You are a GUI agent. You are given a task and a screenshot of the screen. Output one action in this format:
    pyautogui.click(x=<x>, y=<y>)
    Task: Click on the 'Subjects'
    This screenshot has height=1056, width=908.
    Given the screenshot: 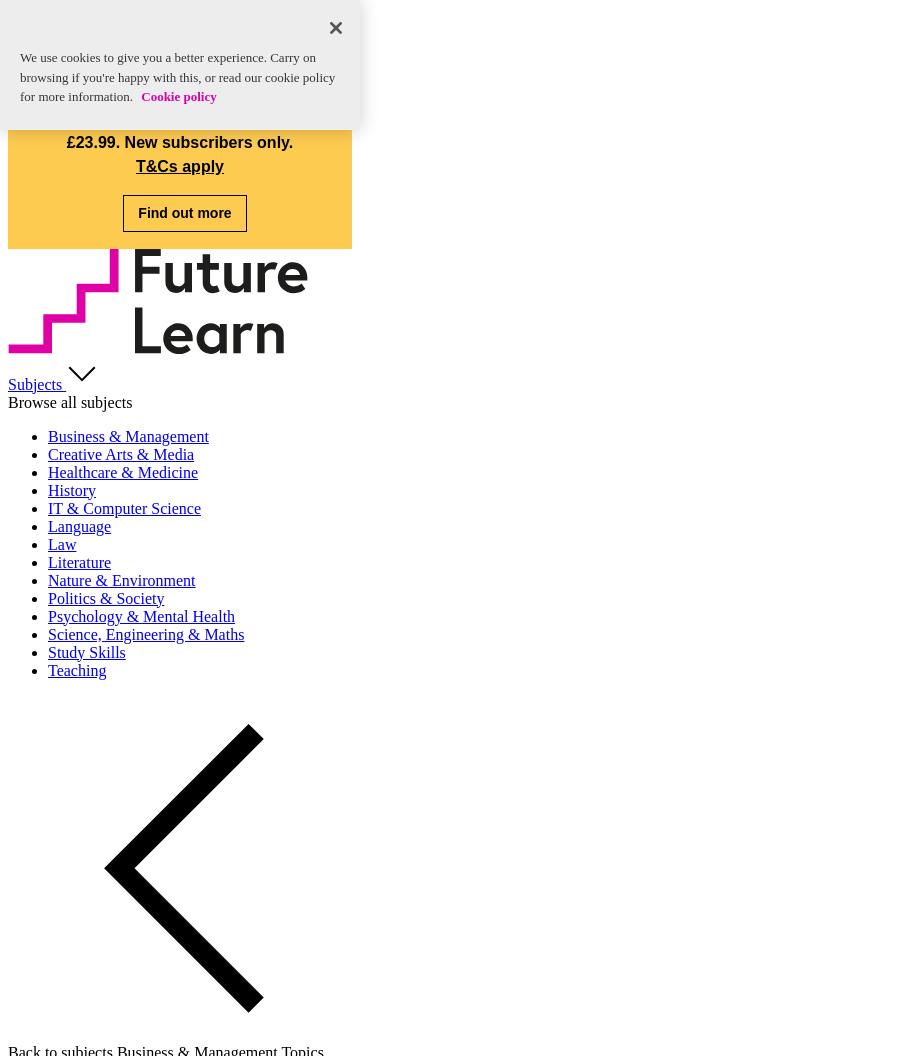 What is the action you would take?
    pyautogui.click(x=35, y=382)
    